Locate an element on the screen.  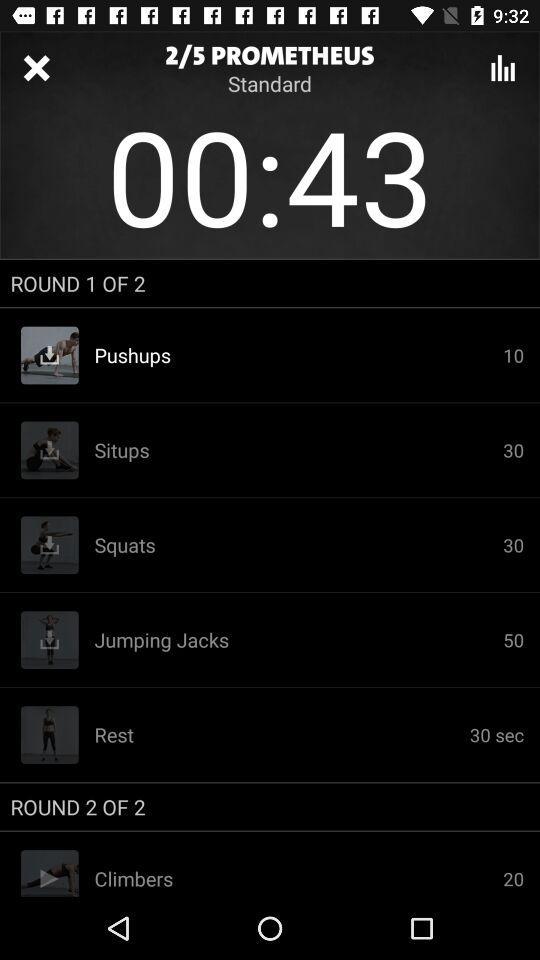
this screen is located at coordinates (36, 68).